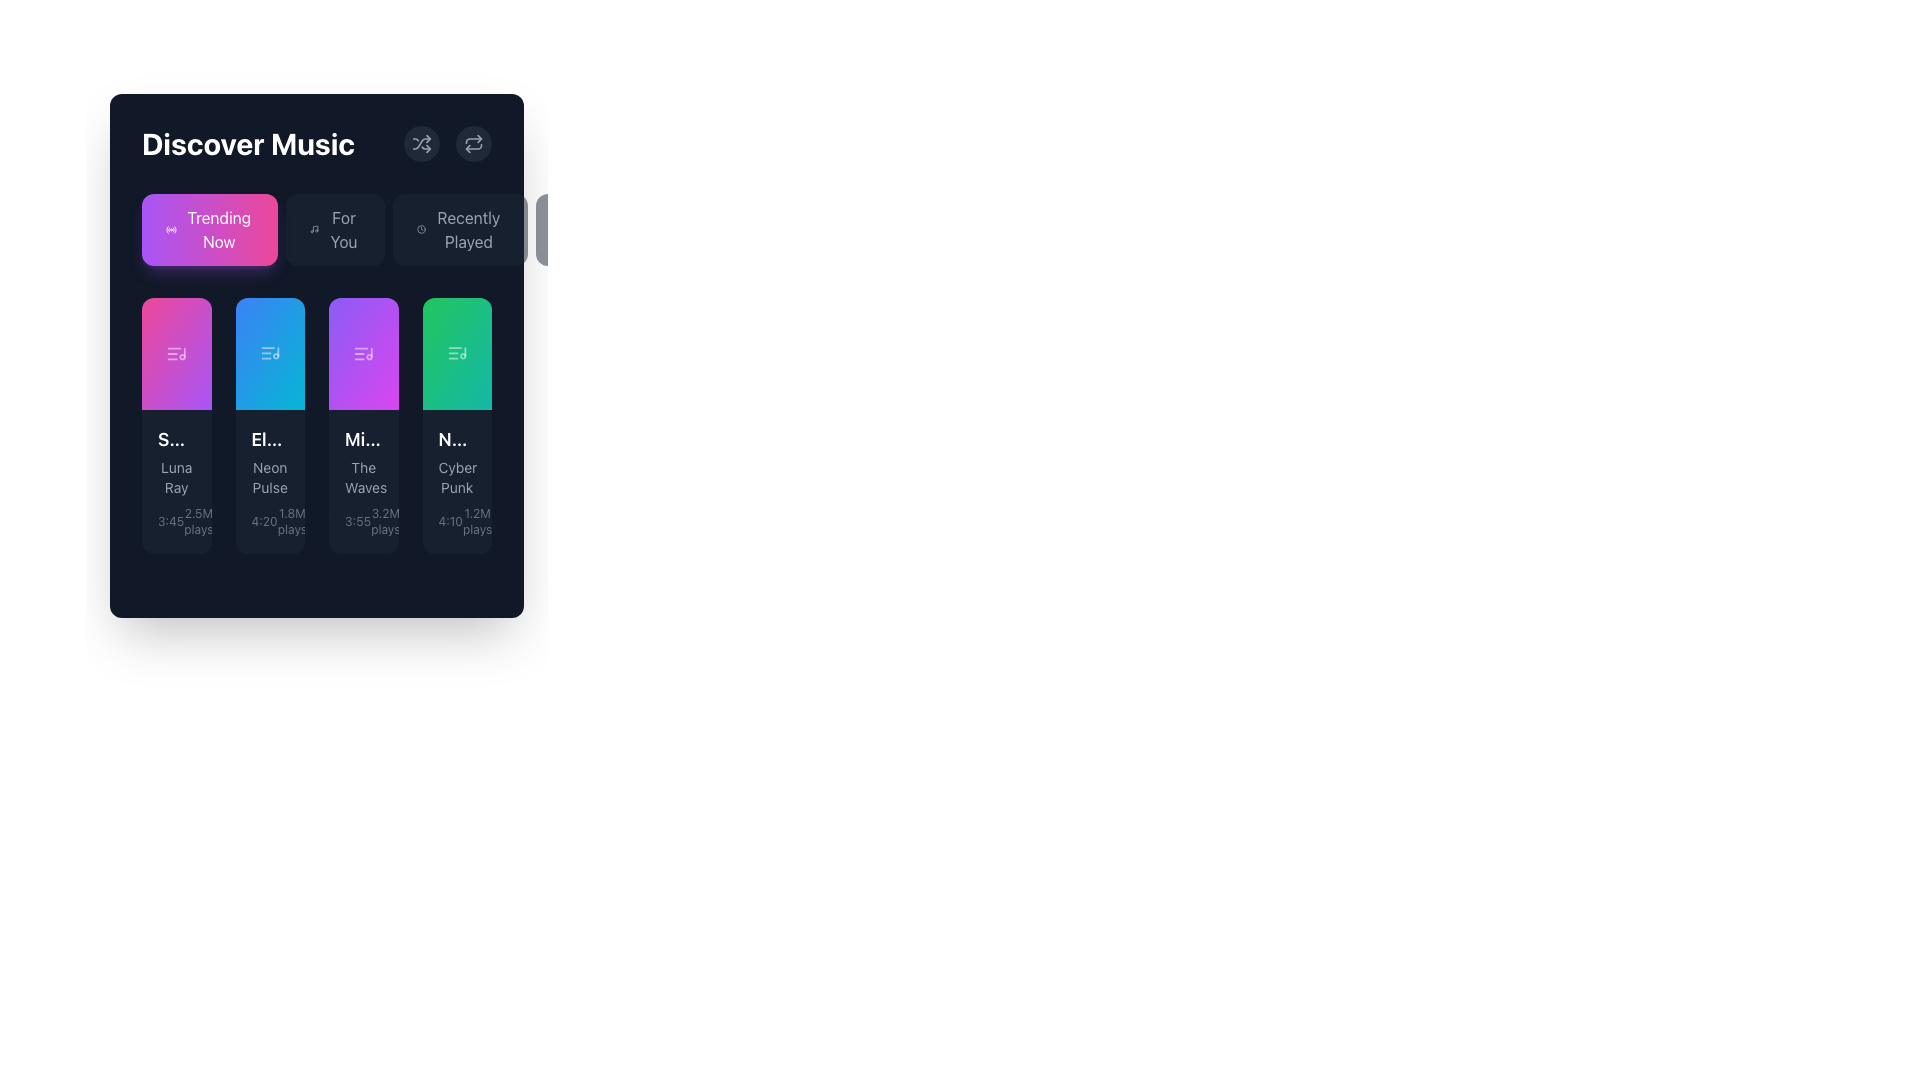  I want to click on the play icon located centrally within the green card labeled 'Cyber Punk', so click(458, 353).